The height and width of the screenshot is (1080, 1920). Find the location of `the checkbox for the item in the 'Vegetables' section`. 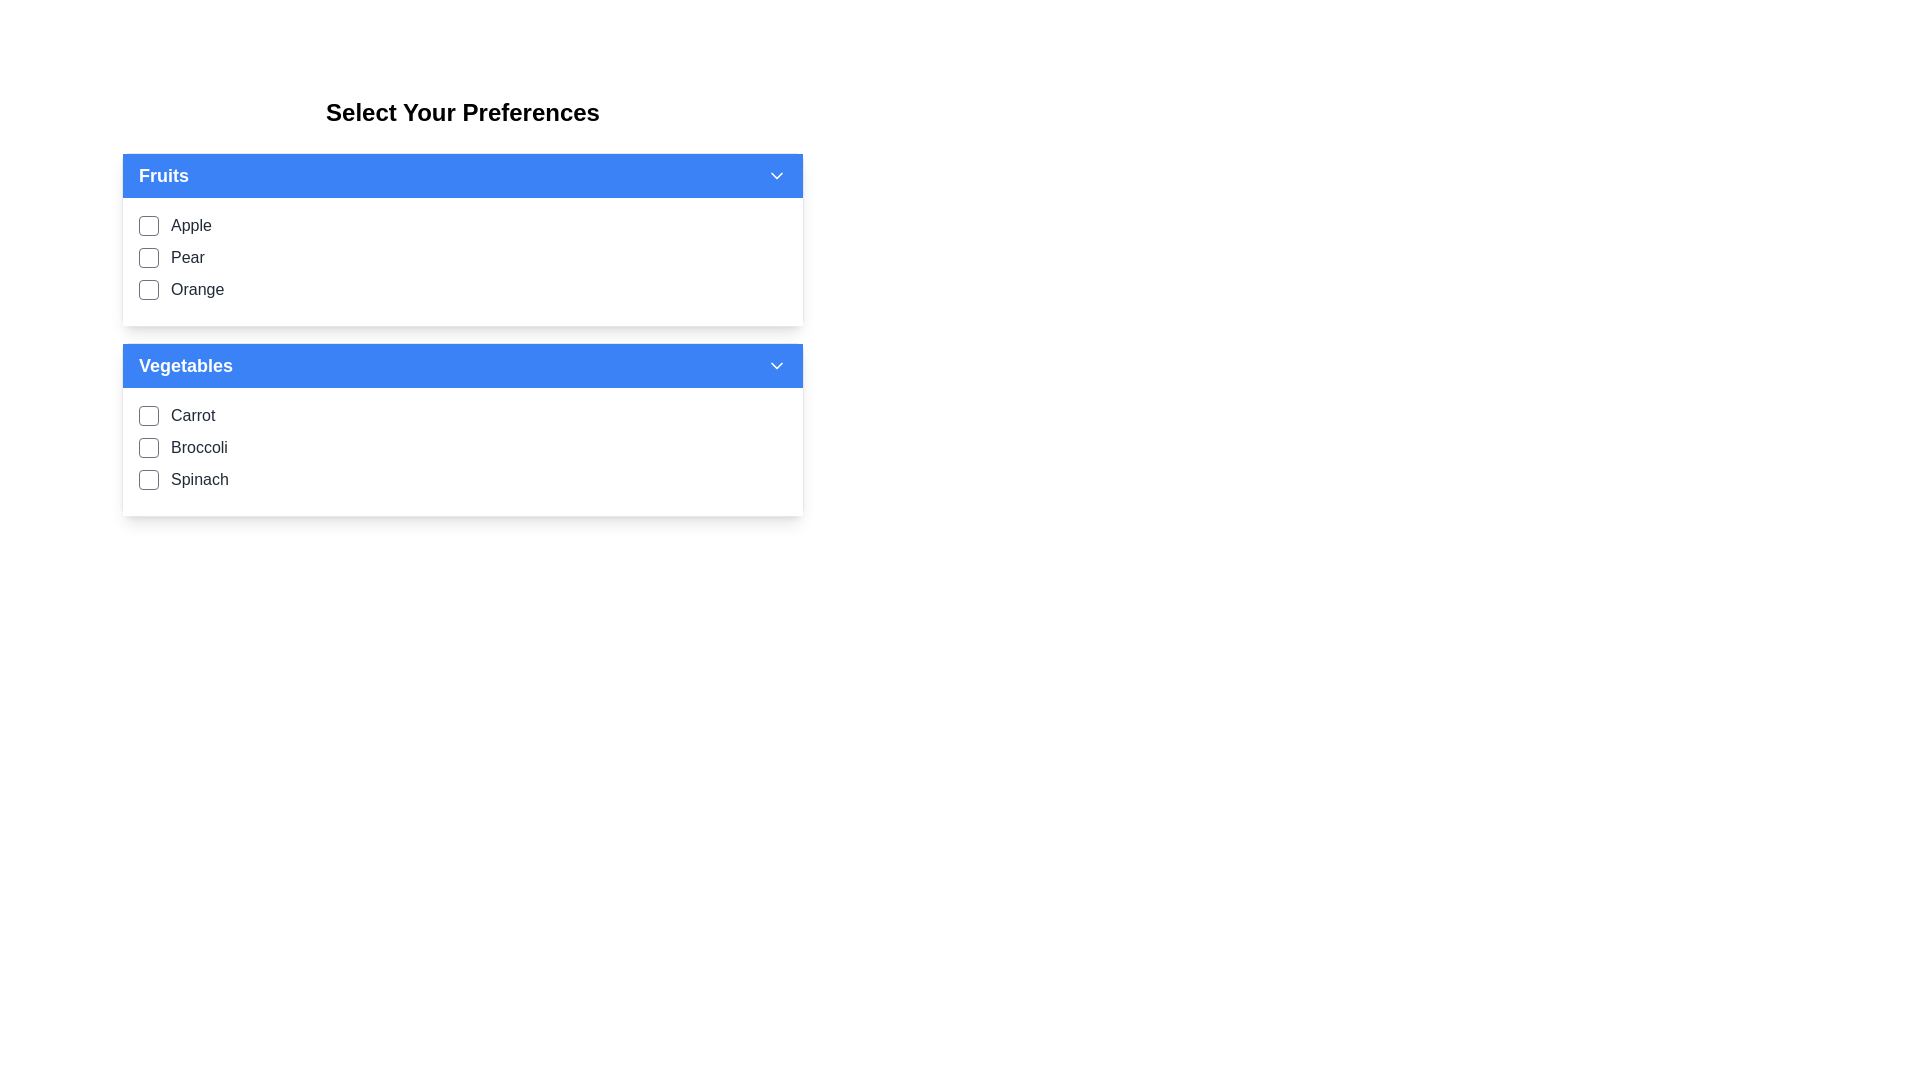

the checkbox for the item in the 'Vegetables' section is located at coordinates (461, 428).